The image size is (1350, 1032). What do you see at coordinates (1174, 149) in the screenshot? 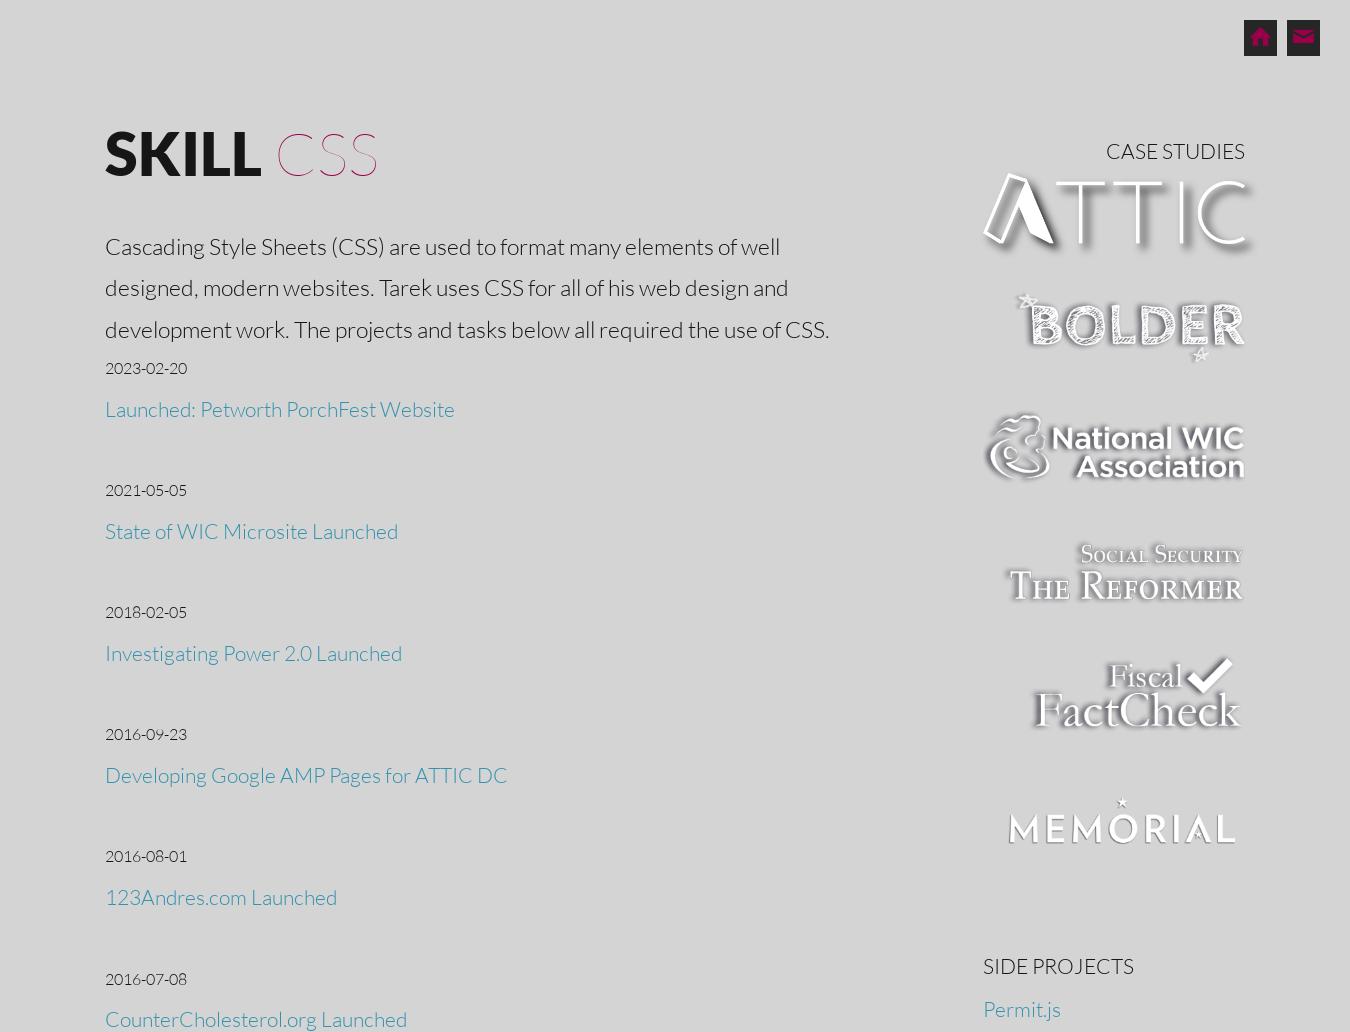
I see `'Case Studies'` at bounding box center [1174, 149].